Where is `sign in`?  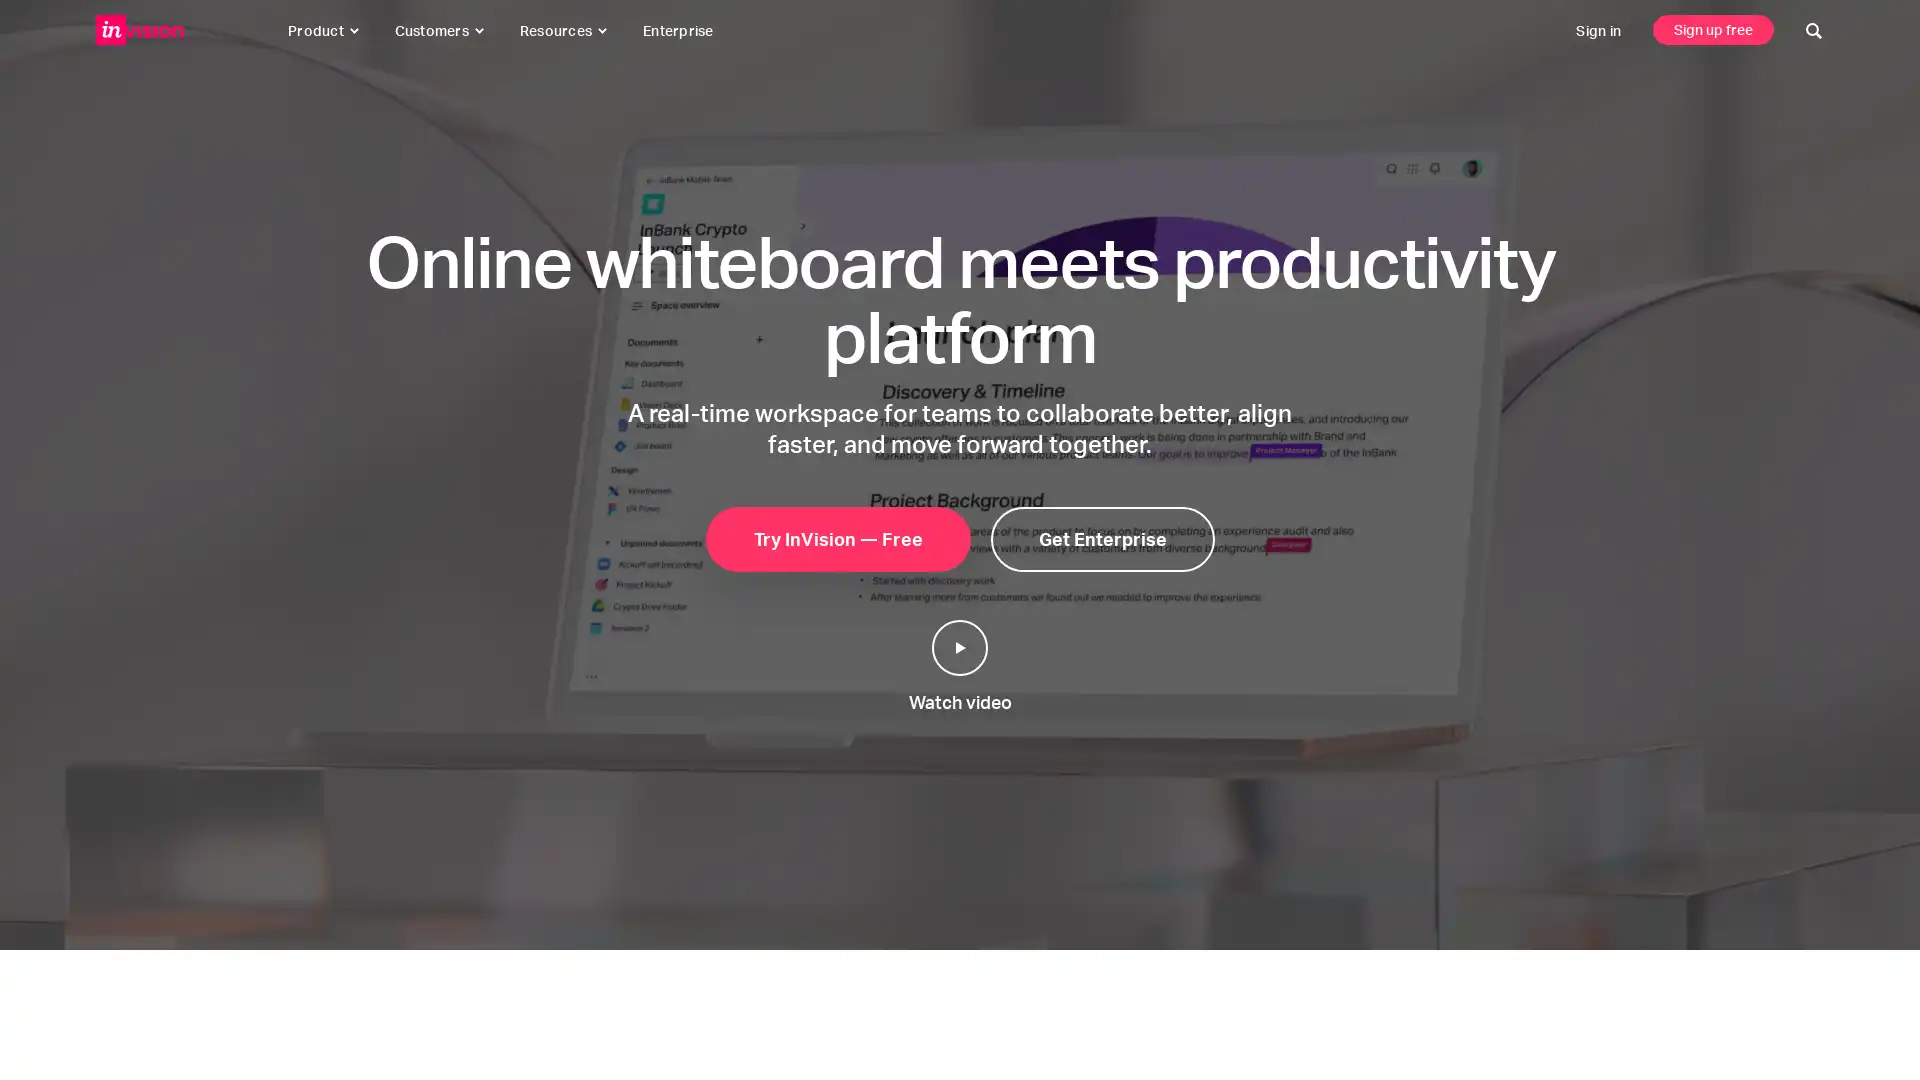
sign in is located at coordinates (1597, 30).